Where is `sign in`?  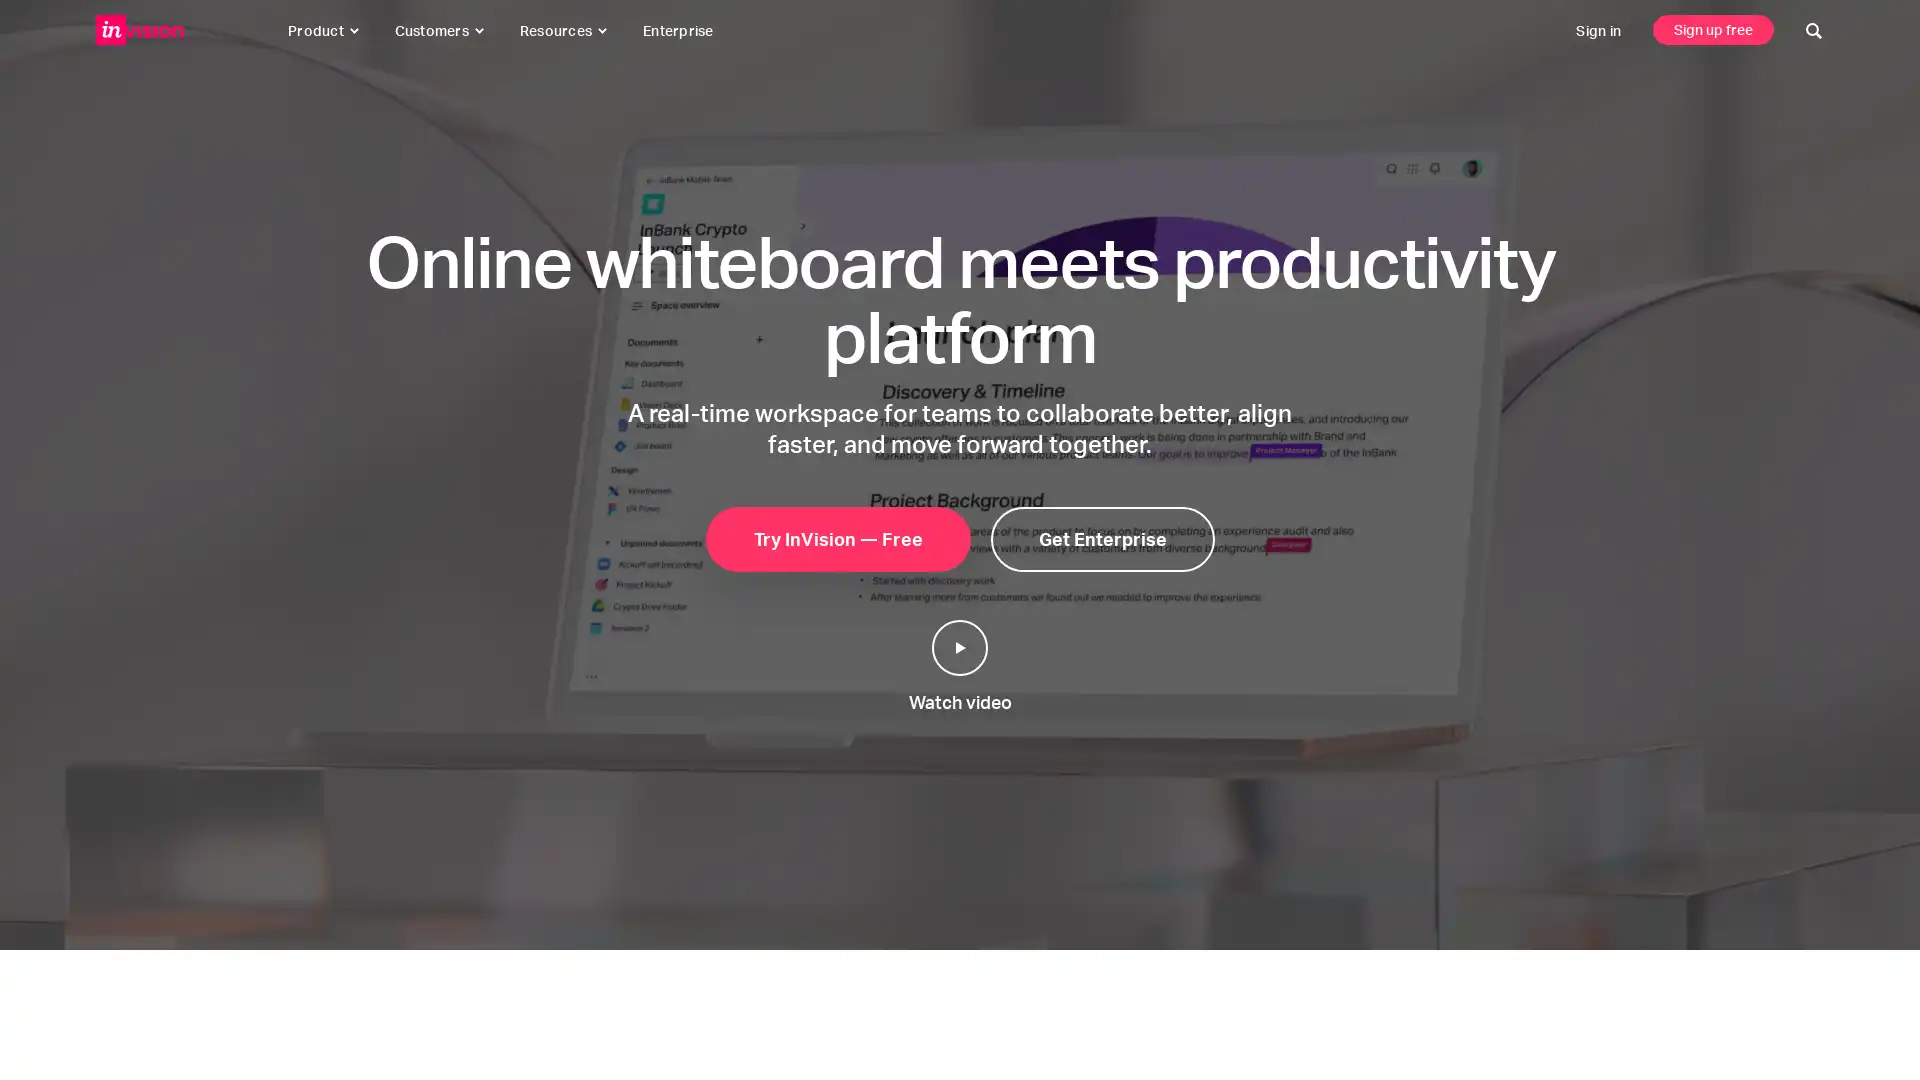
sign in is located at coordinates (1597, 30).